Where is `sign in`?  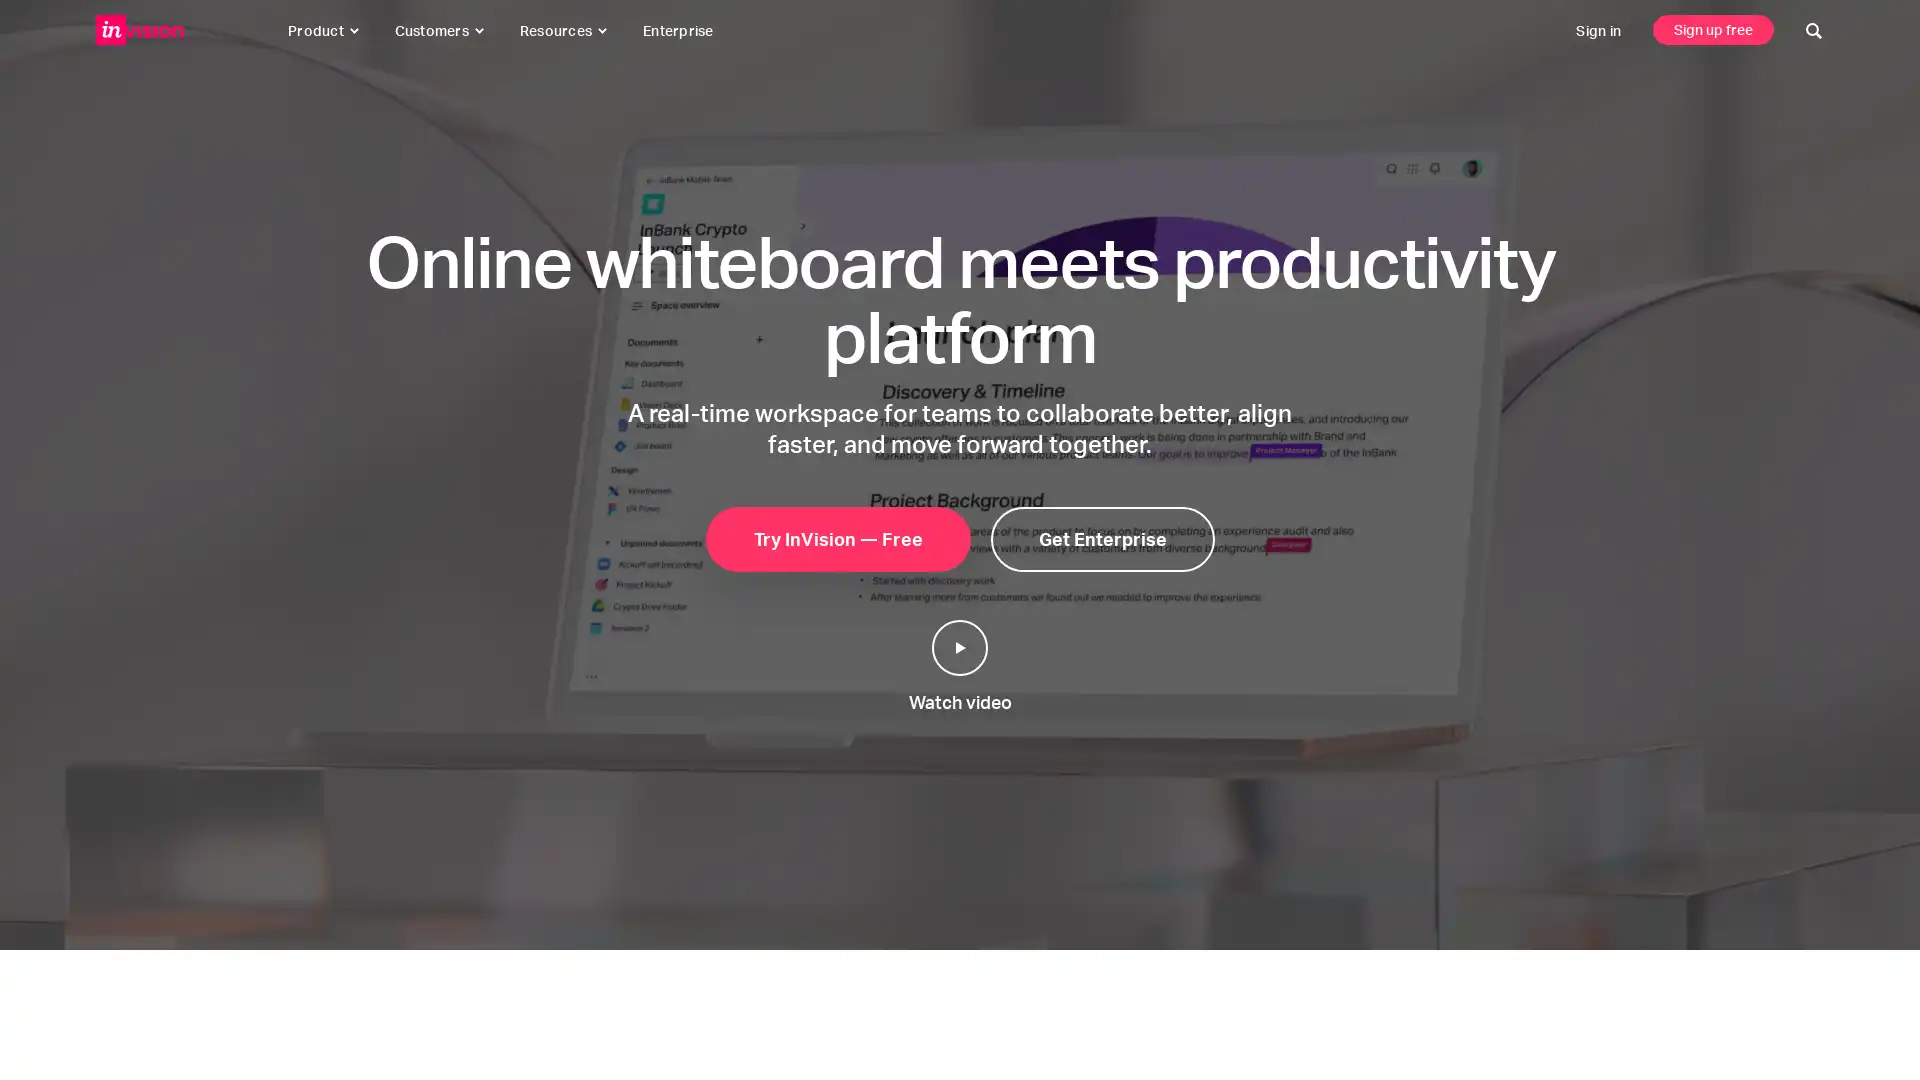
sign in is located at coordinates (1597, 30).